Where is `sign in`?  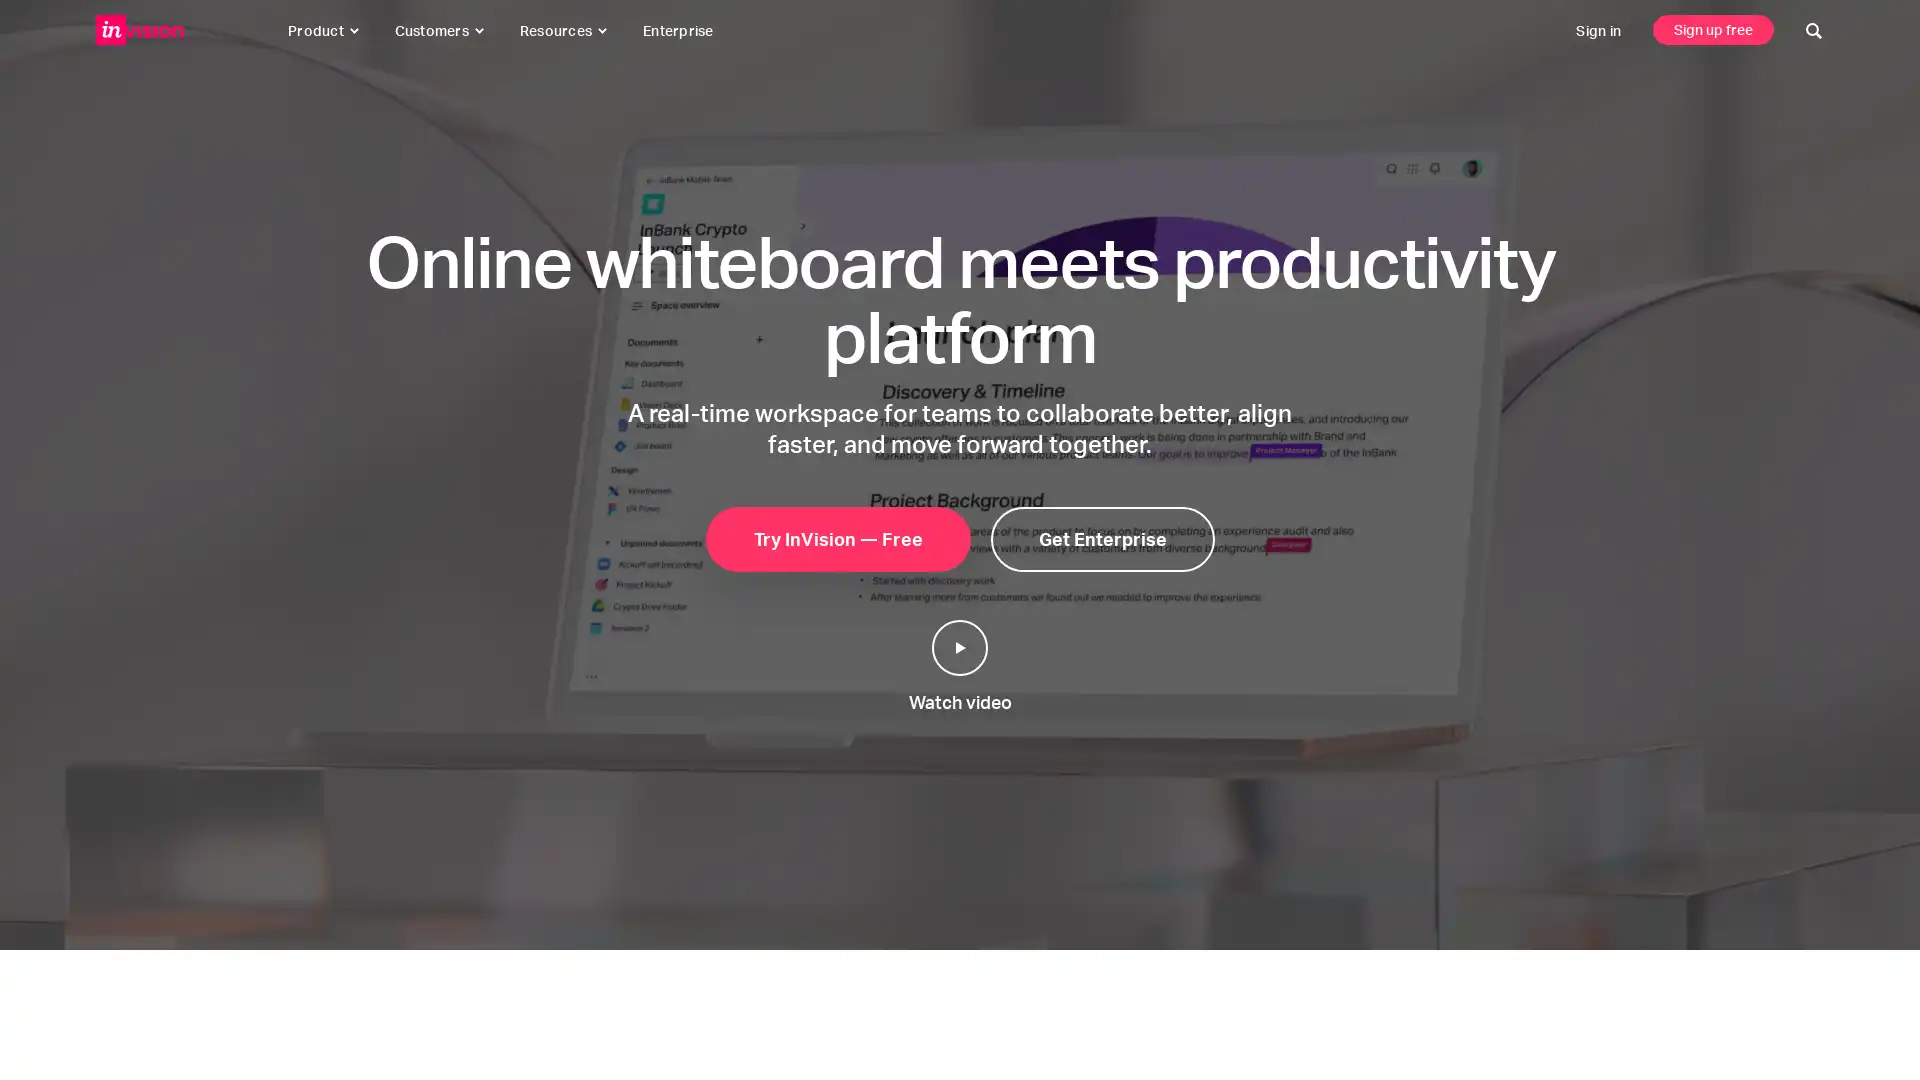
sign in is located at coordinates (1597, 30).